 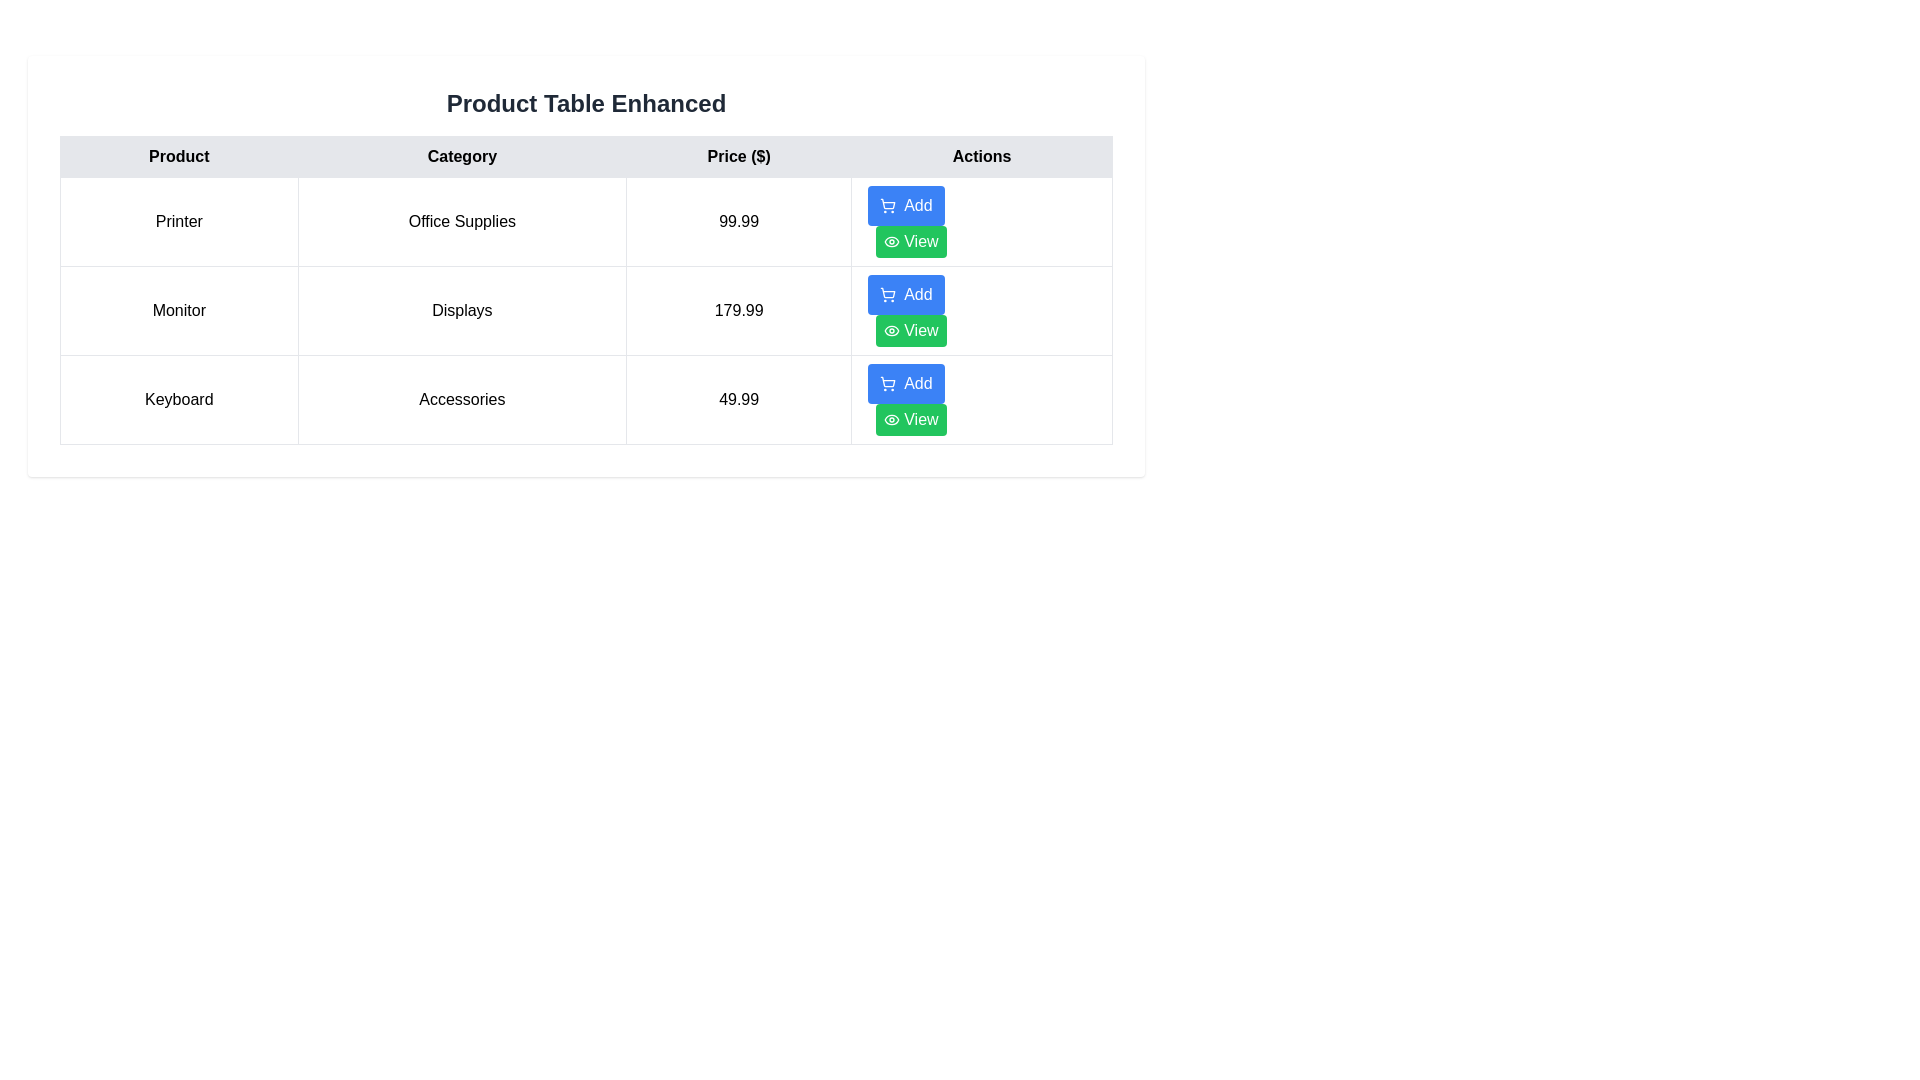 I want to click on the icon that represents the 'View' action, centrally located within the 'View' button of the 'Actions' column for the 'Keyboard' row in the displayed table, so click(x=891, y=419).